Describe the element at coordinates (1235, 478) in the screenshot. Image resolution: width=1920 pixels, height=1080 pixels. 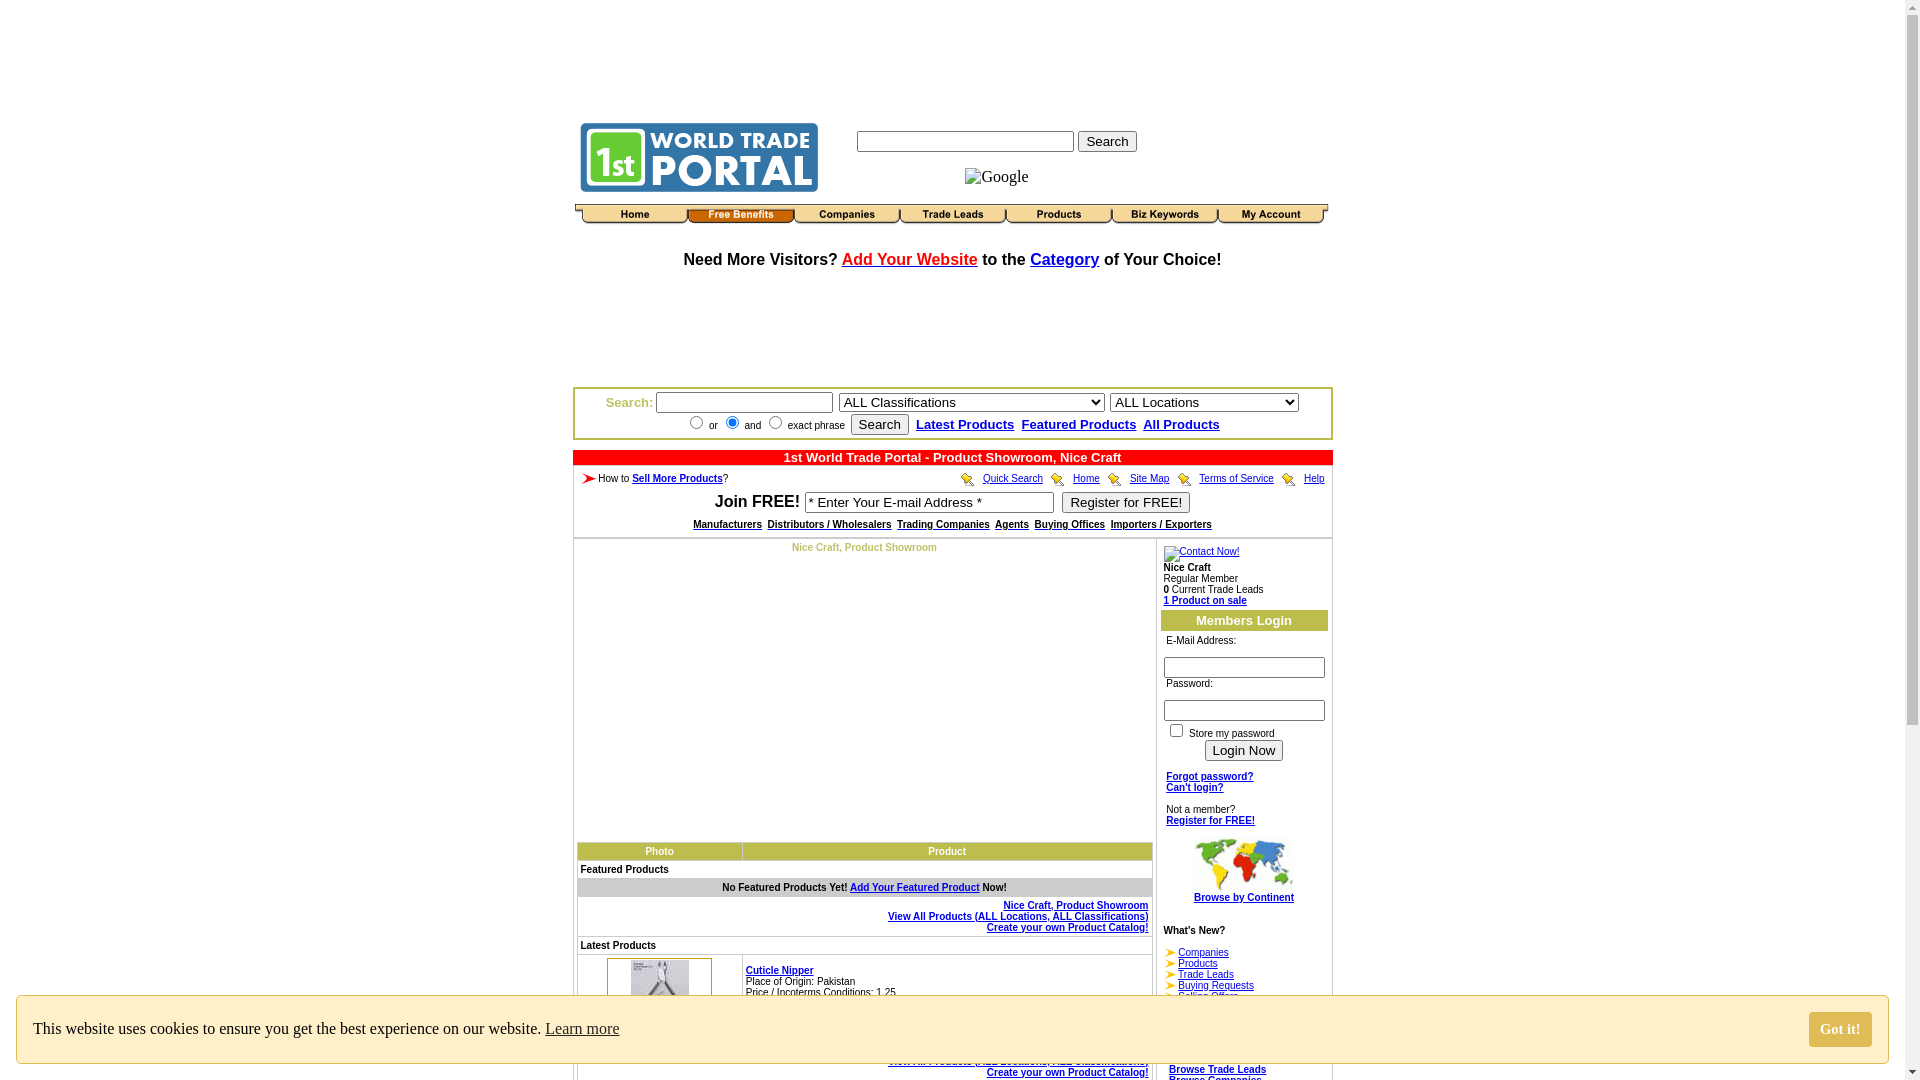
I see `'Terms of Service'` at that location.